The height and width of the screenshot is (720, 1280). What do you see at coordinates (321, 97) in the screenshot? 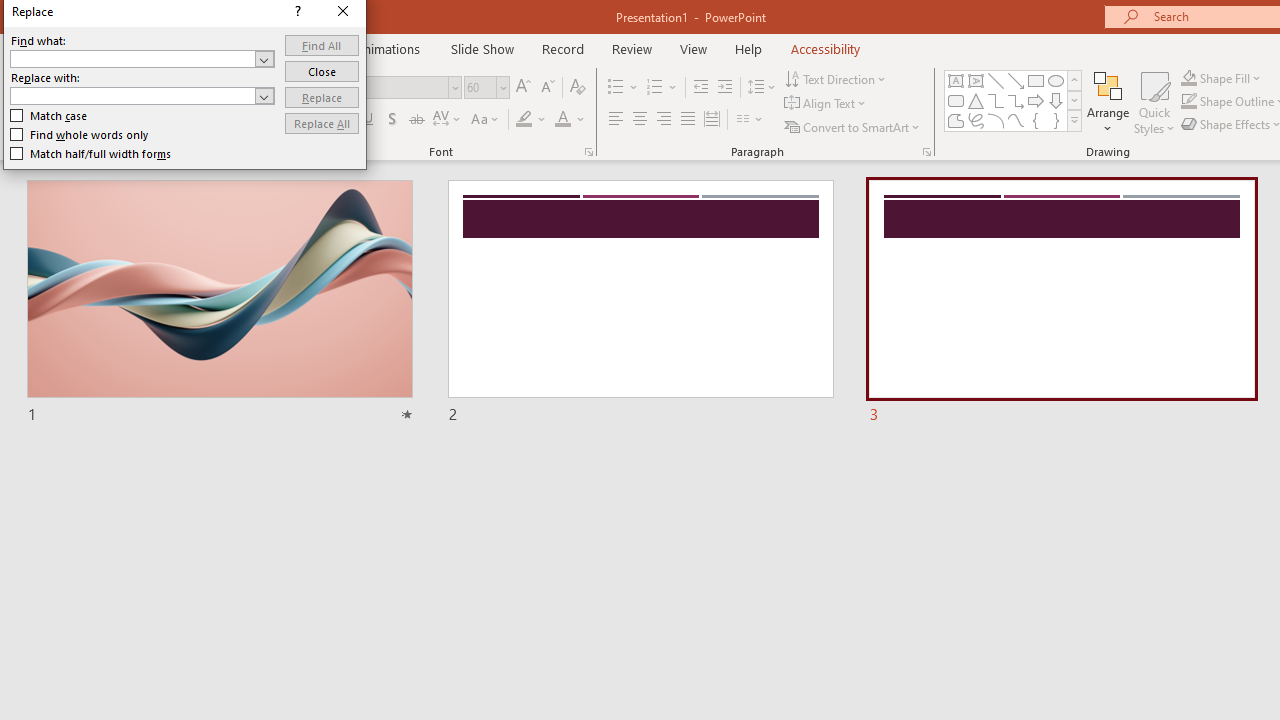
I see `'Replace'` at bounding box center [321, 97].